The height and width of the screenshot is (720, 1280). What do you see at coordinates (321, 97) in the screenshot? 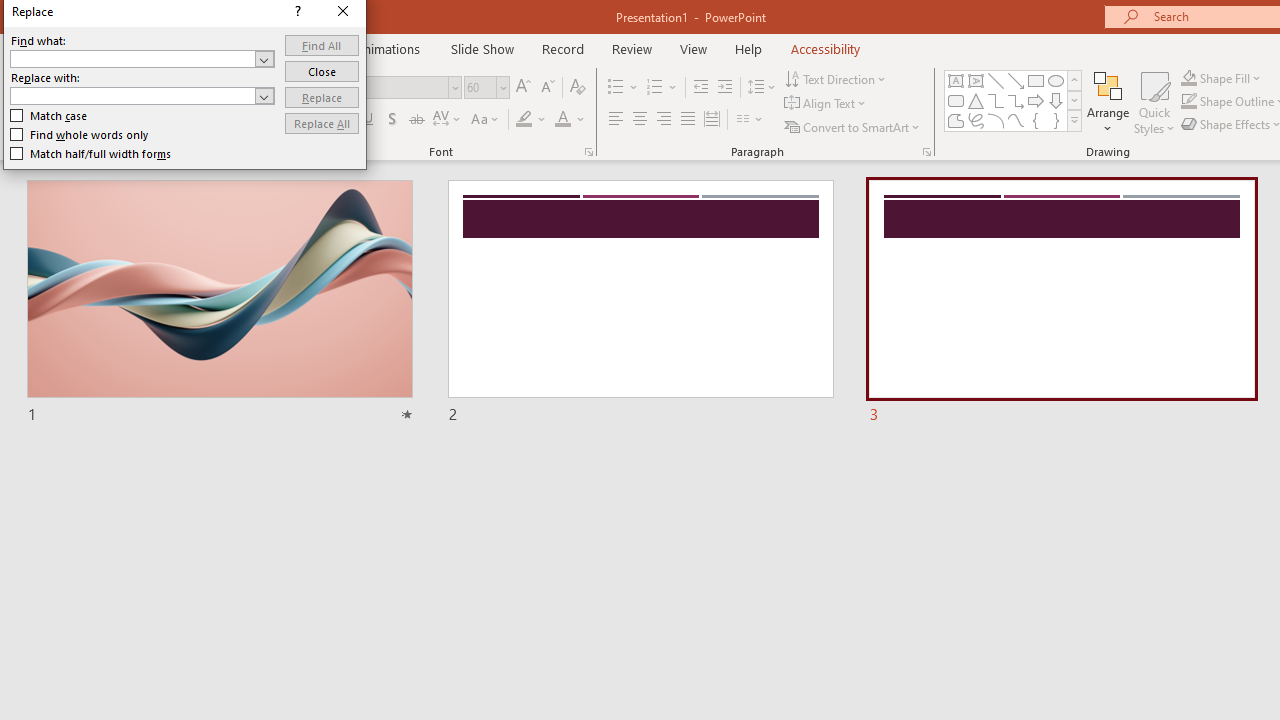
I see `'Replace'` at bounding box center [321, 97].